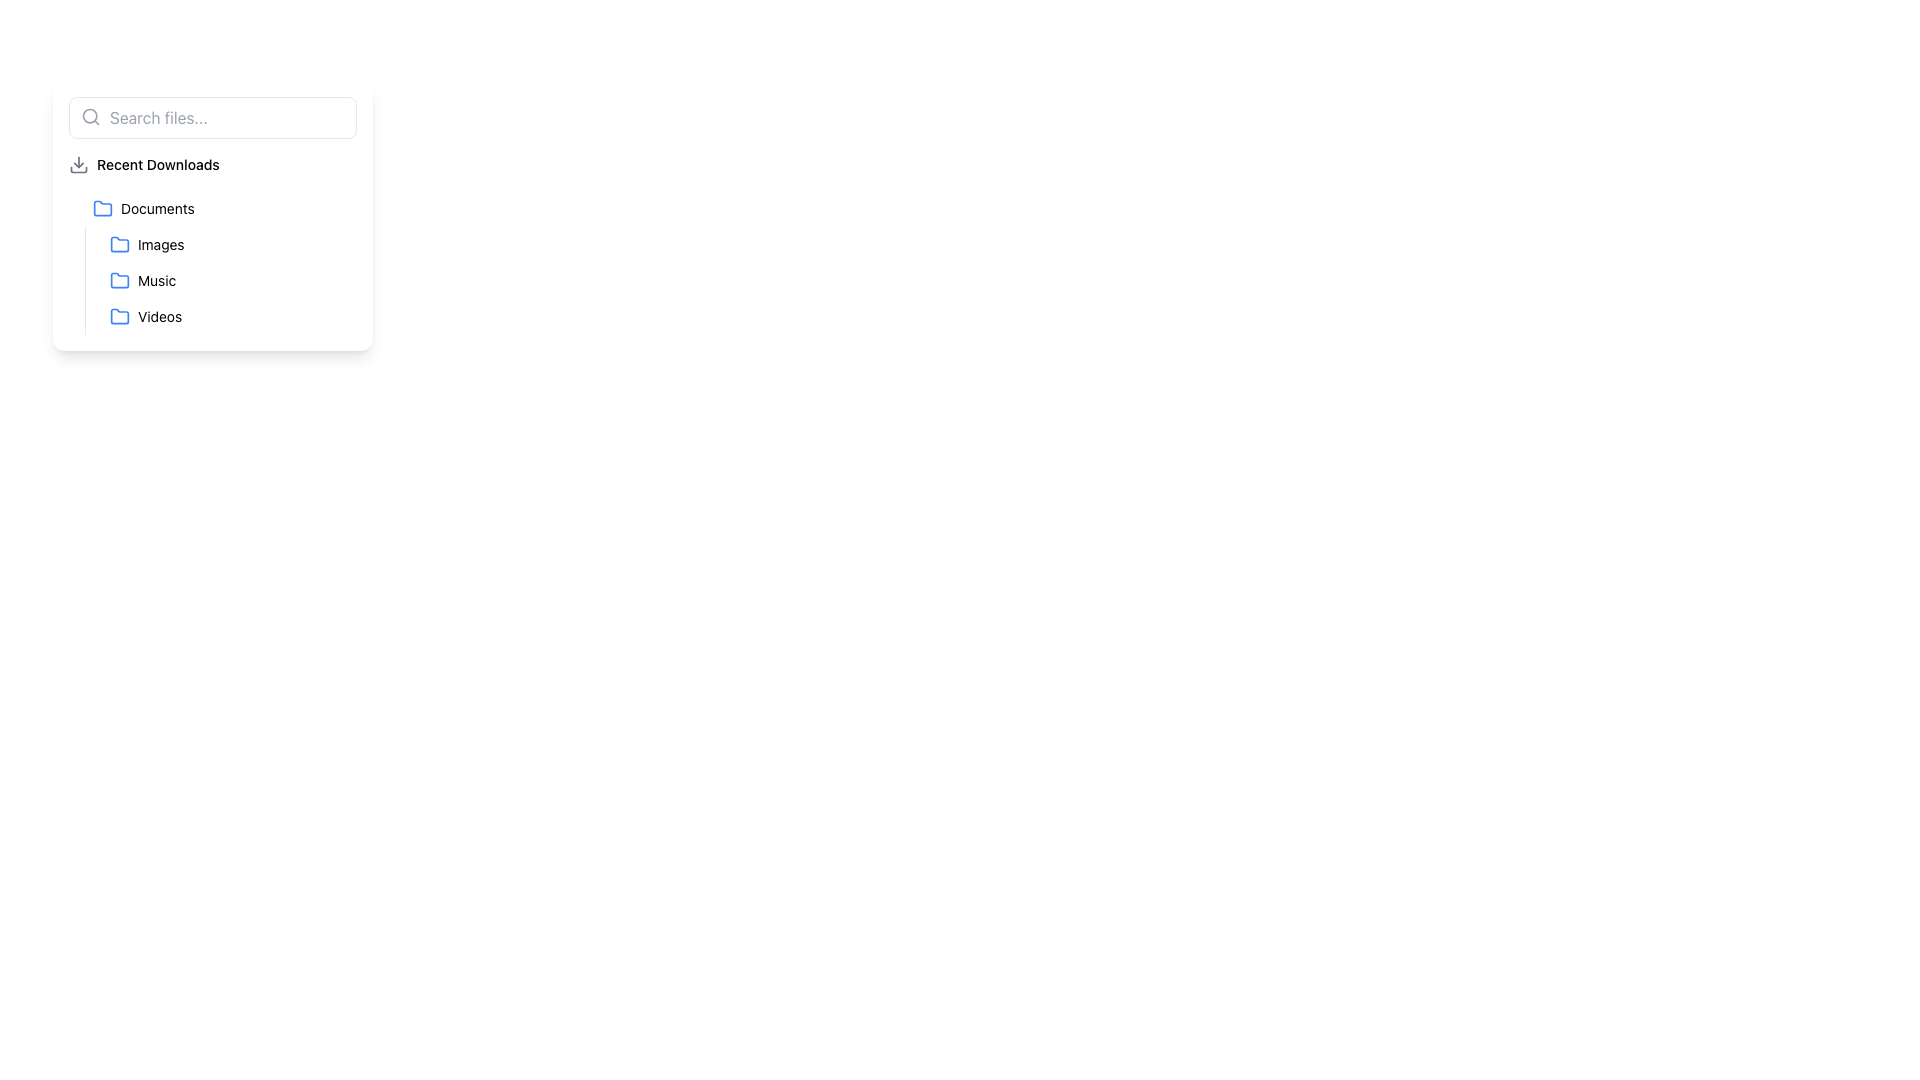 The height and width of the screenshot is (1080, 1920). What do you see at coordinates (119, 315) in the screenshot?
I see `the 'Videos' folder icon located in the left sidebar panel, which is the first visual element of the 'Videos' button` at bounding box center [119, 315].